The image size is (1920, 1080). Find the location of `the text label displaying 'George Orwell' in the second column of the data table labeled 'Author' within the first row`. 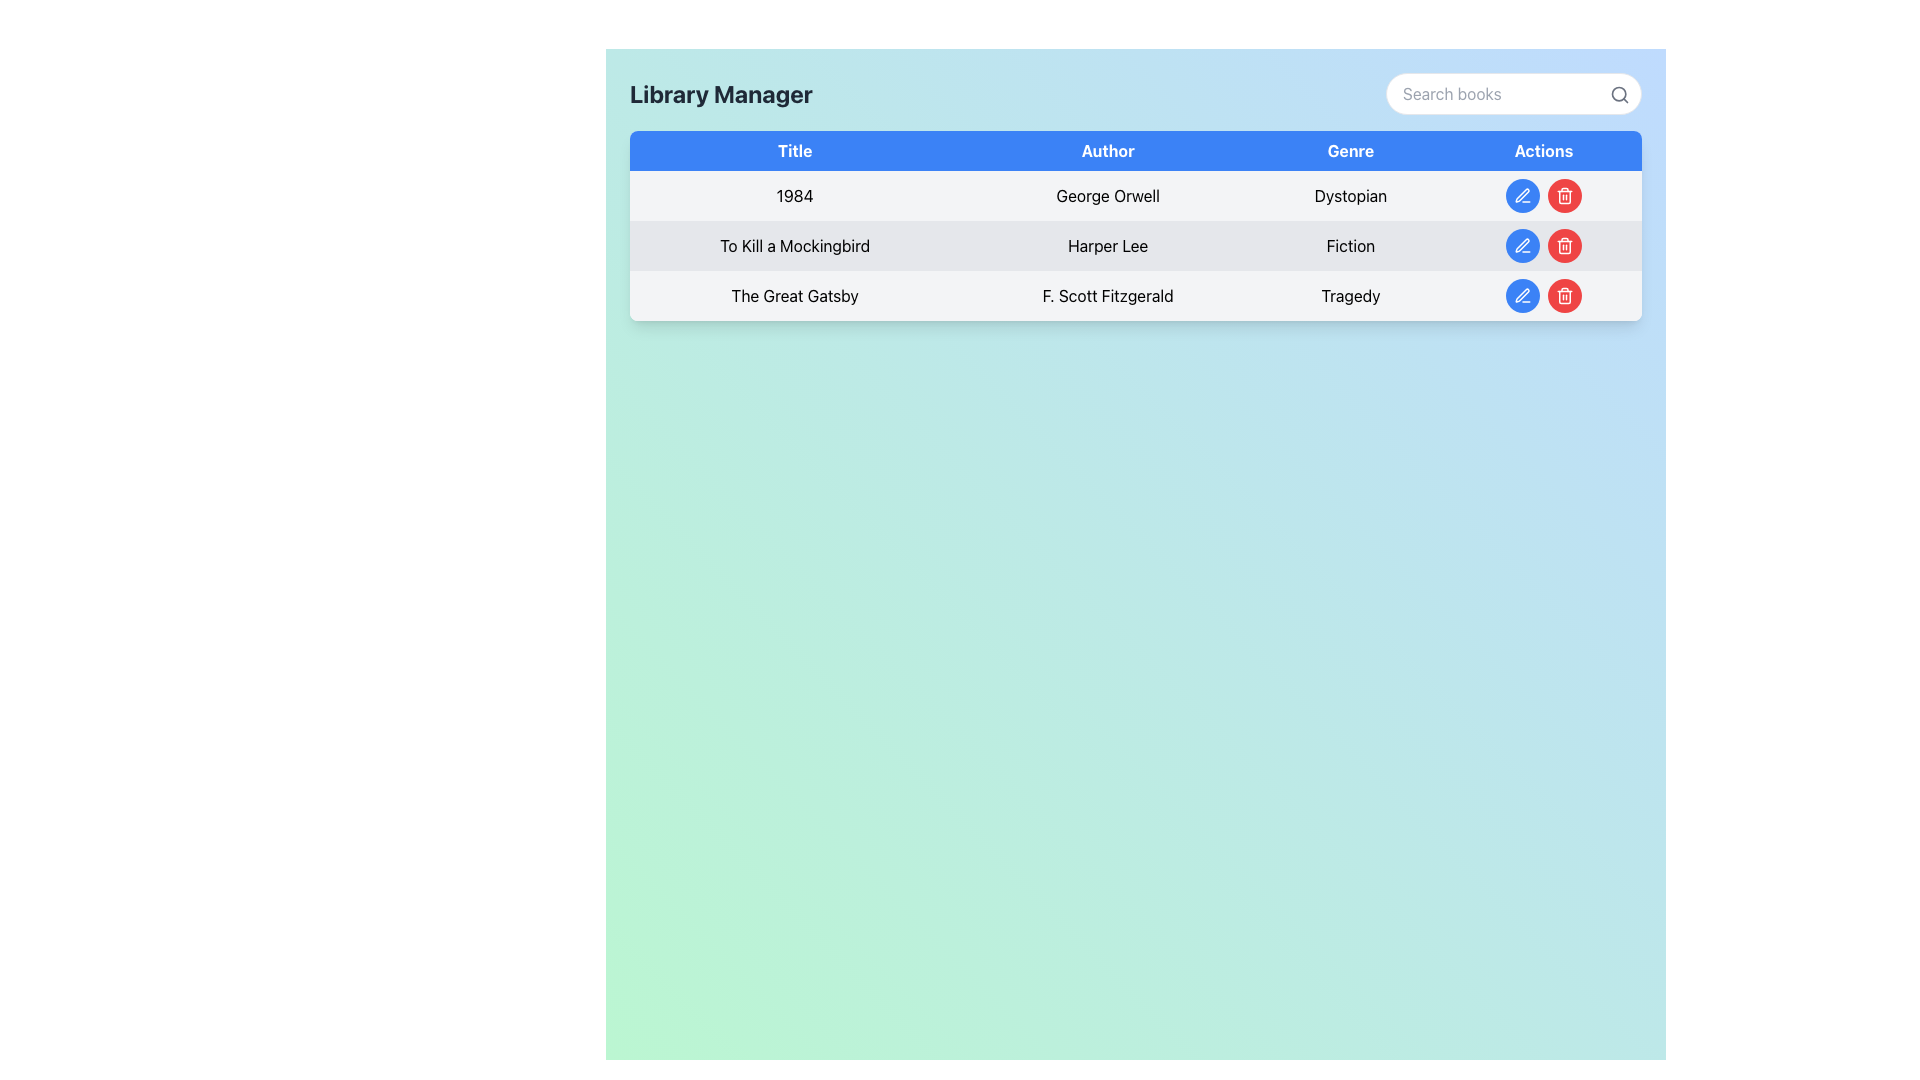

the text label displaying 'George Orwell' in the second column of the data table labeled 'Author' within the first row is located at coordinates (1107, 196).